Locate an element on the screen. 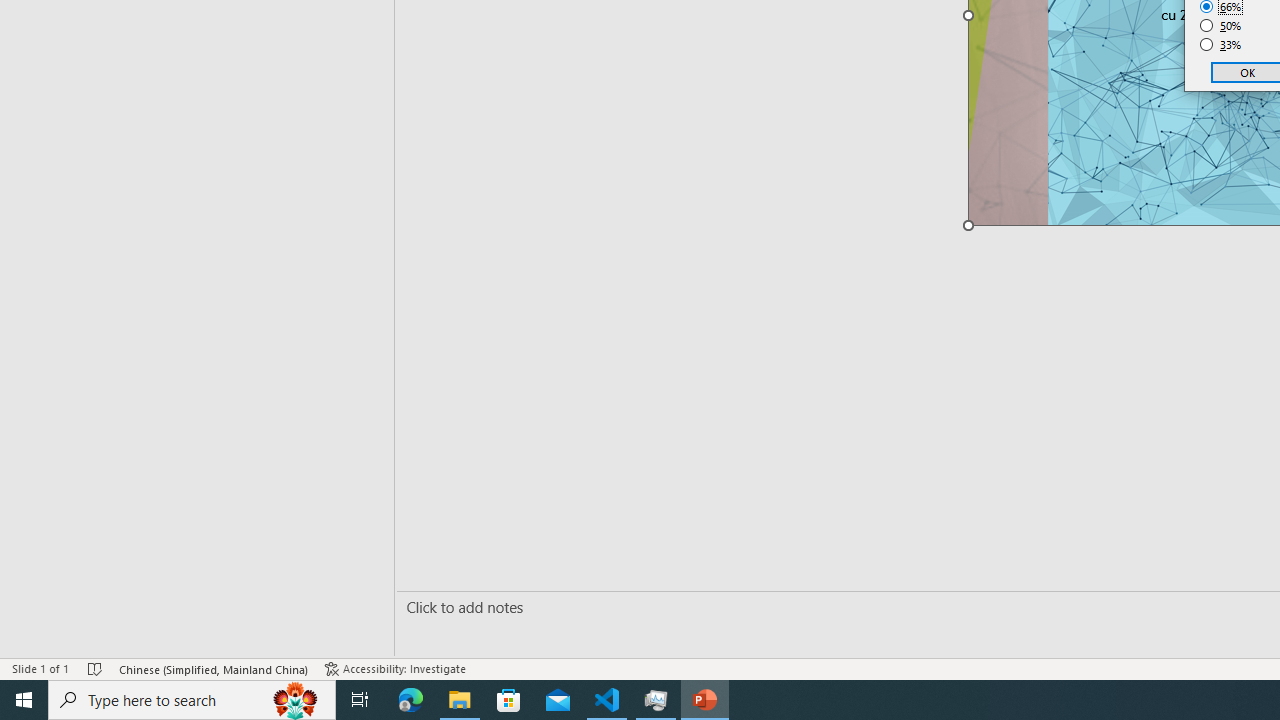 The image size is (1280, 720). 'Visual Studio Code - 1 running window' is located at coordinates (606, 698).